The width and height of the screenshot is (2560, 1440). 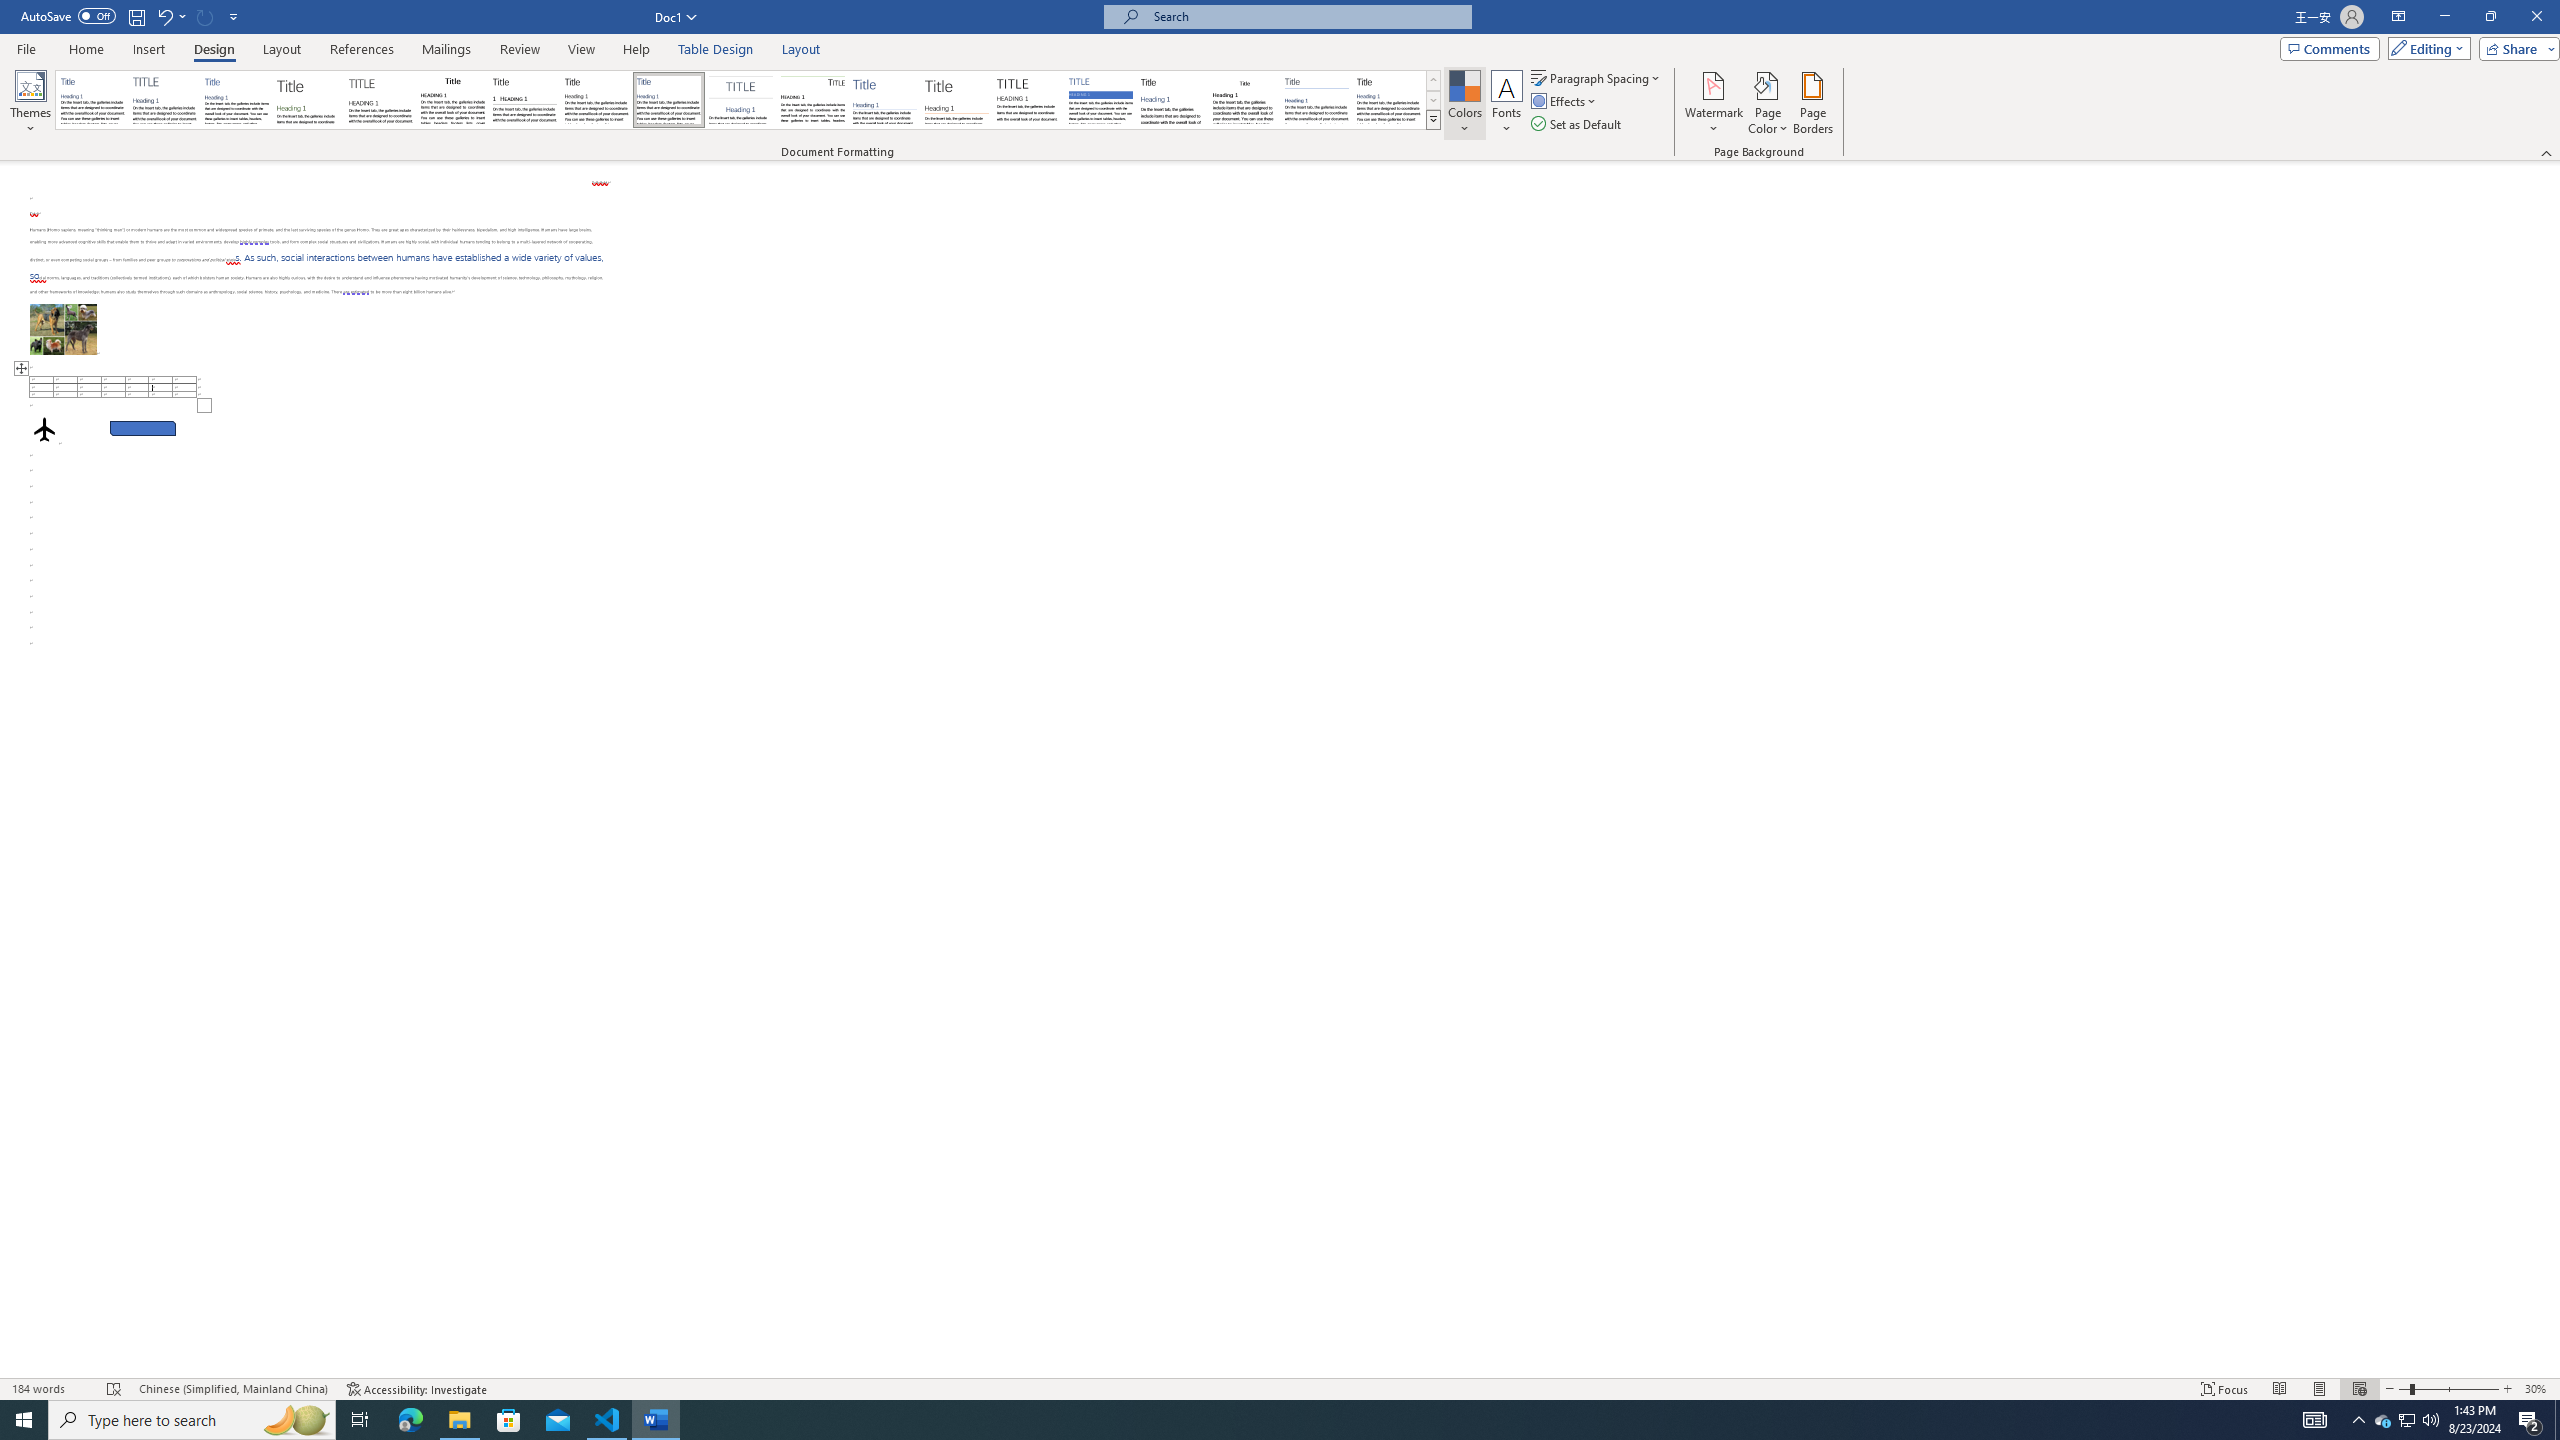 I want to click on 'Black & White (Classic)', so click(x=452, y=99).